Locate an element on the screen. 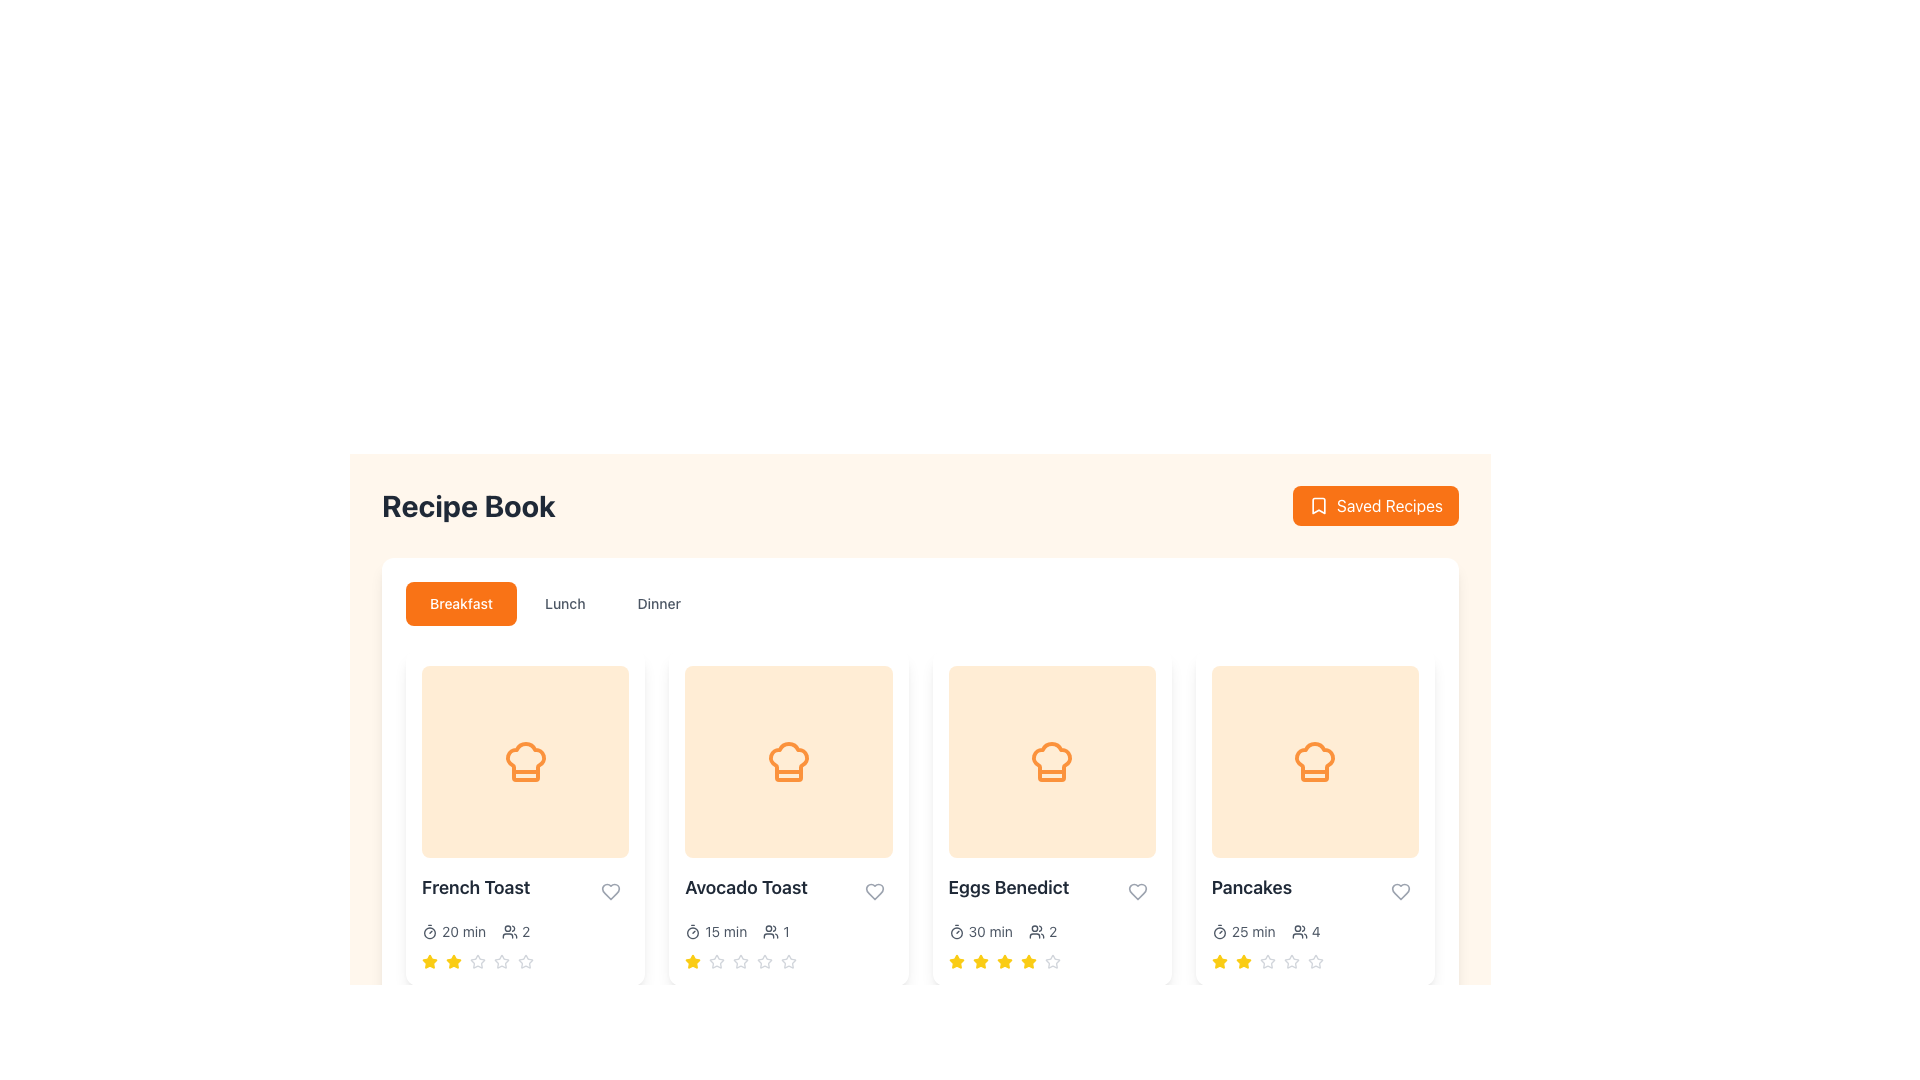  the first filled yellow star icon in the 5-star rating system below the 'French Toast' card in the 'Breakfast' tab is located at coordinates (429, 960).